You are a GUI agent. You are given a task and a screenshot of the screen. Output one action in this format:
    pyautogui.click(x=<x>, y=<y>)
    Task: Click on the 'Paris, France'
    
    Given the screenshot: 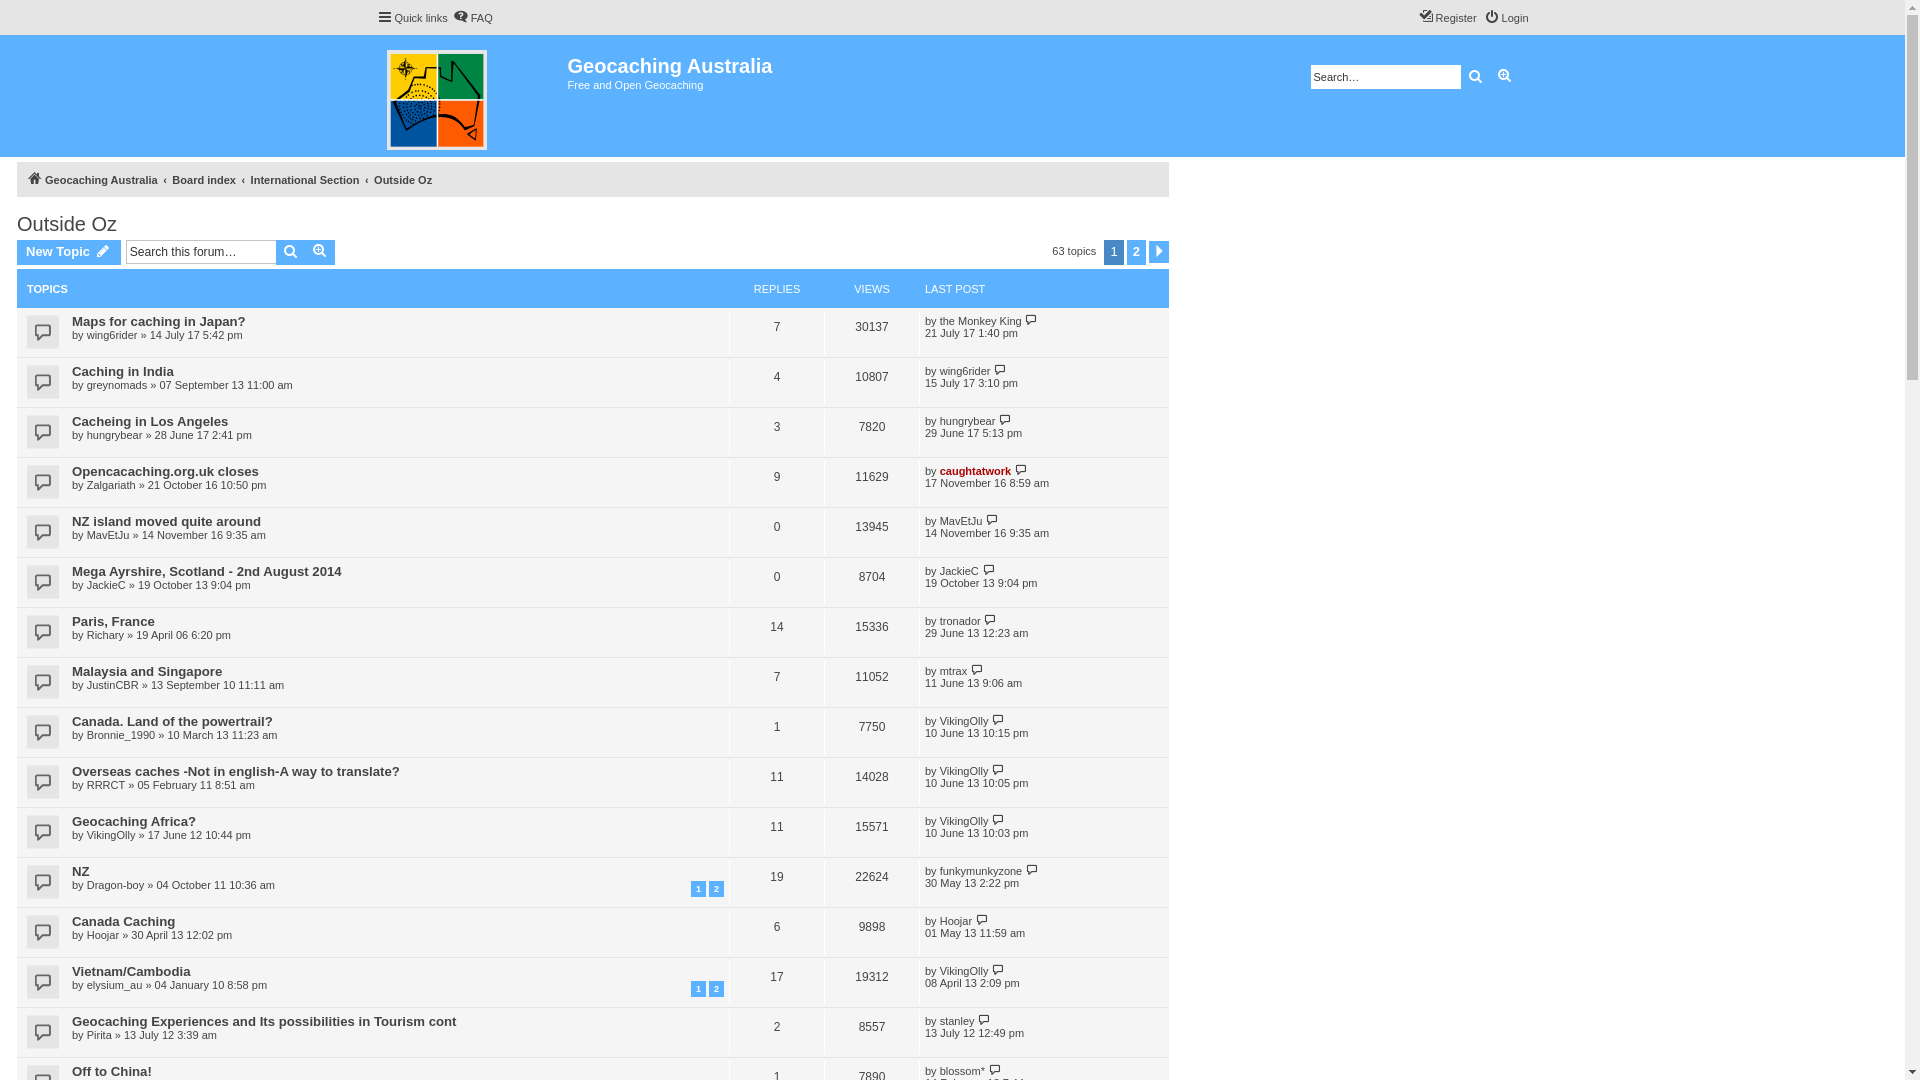 What is the action you would take?
    pyautogui.click(x=112, y=620)
    